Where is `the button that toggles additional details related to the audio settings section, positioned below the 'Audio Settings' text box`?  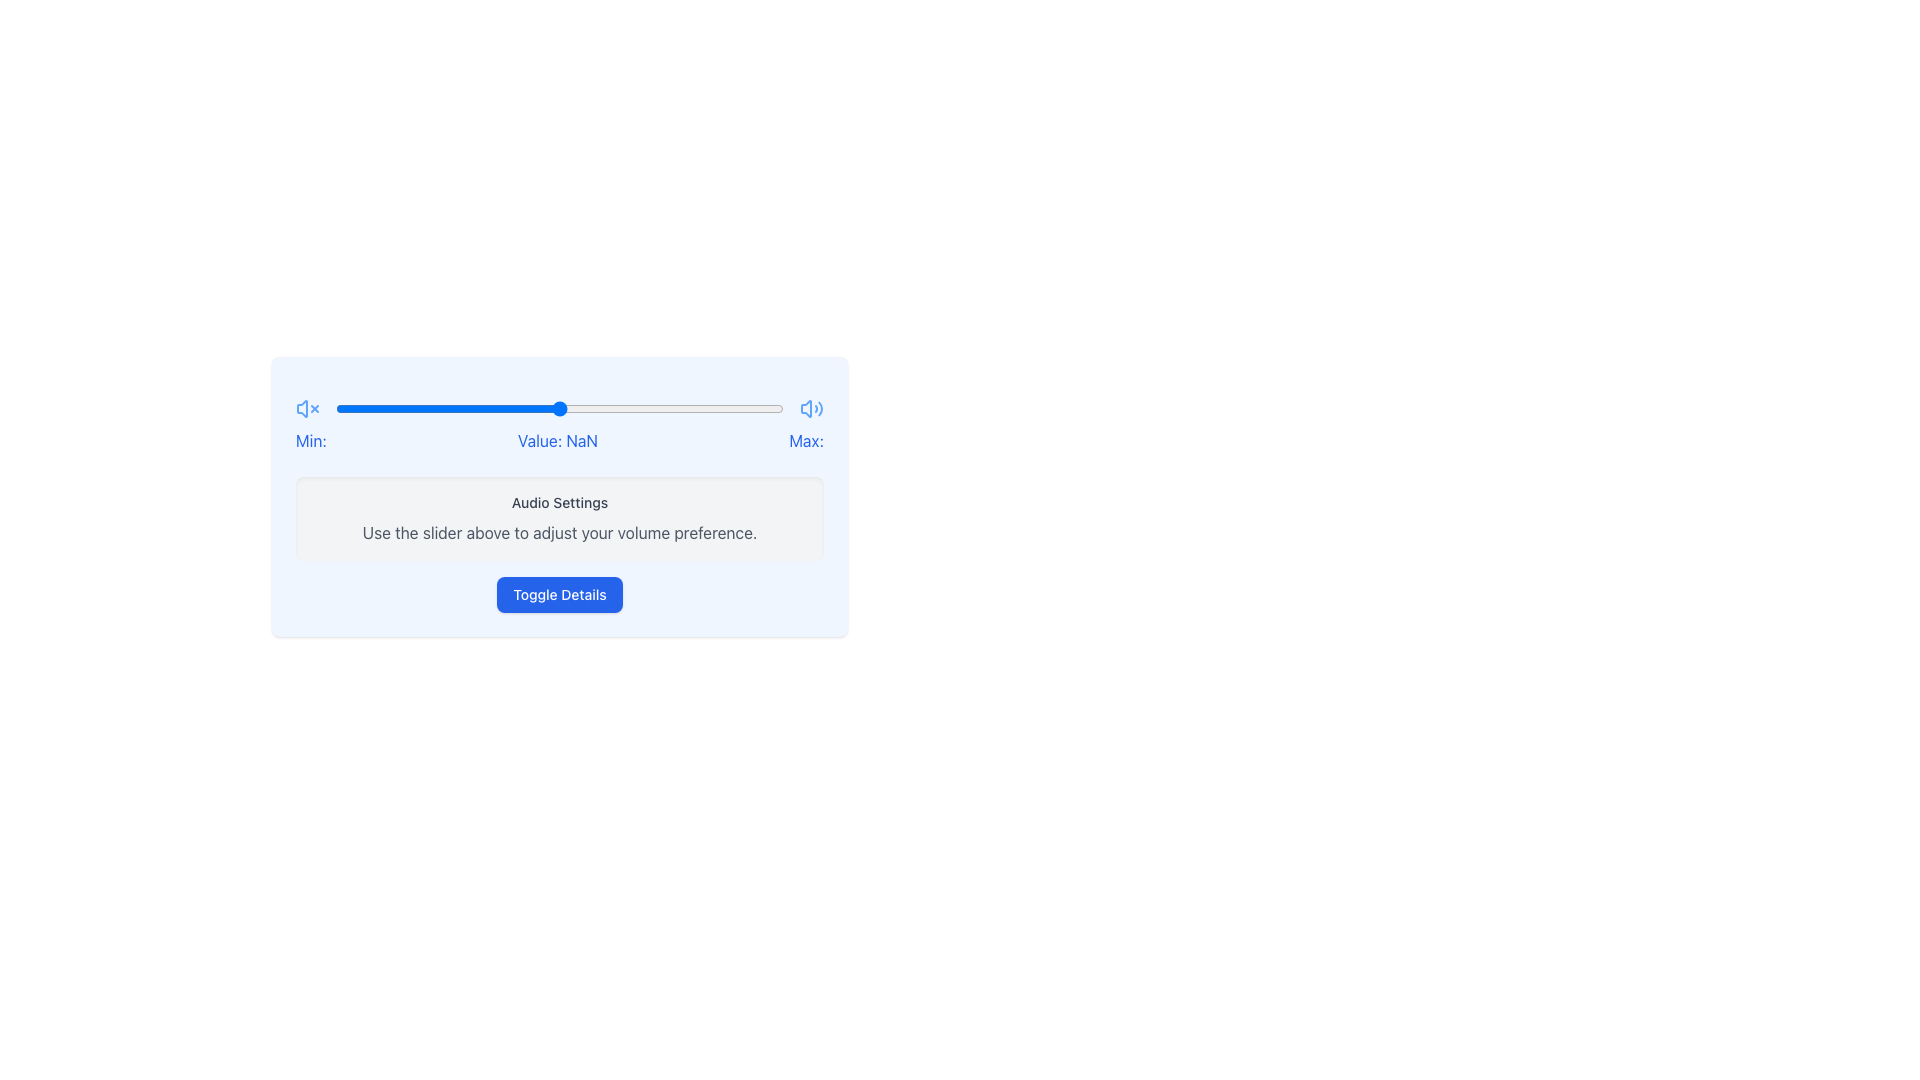 the button that toggles additional details related to the audio settings section, positioned below the 'Audio Settings' text box is located at coordinates (560, 593).